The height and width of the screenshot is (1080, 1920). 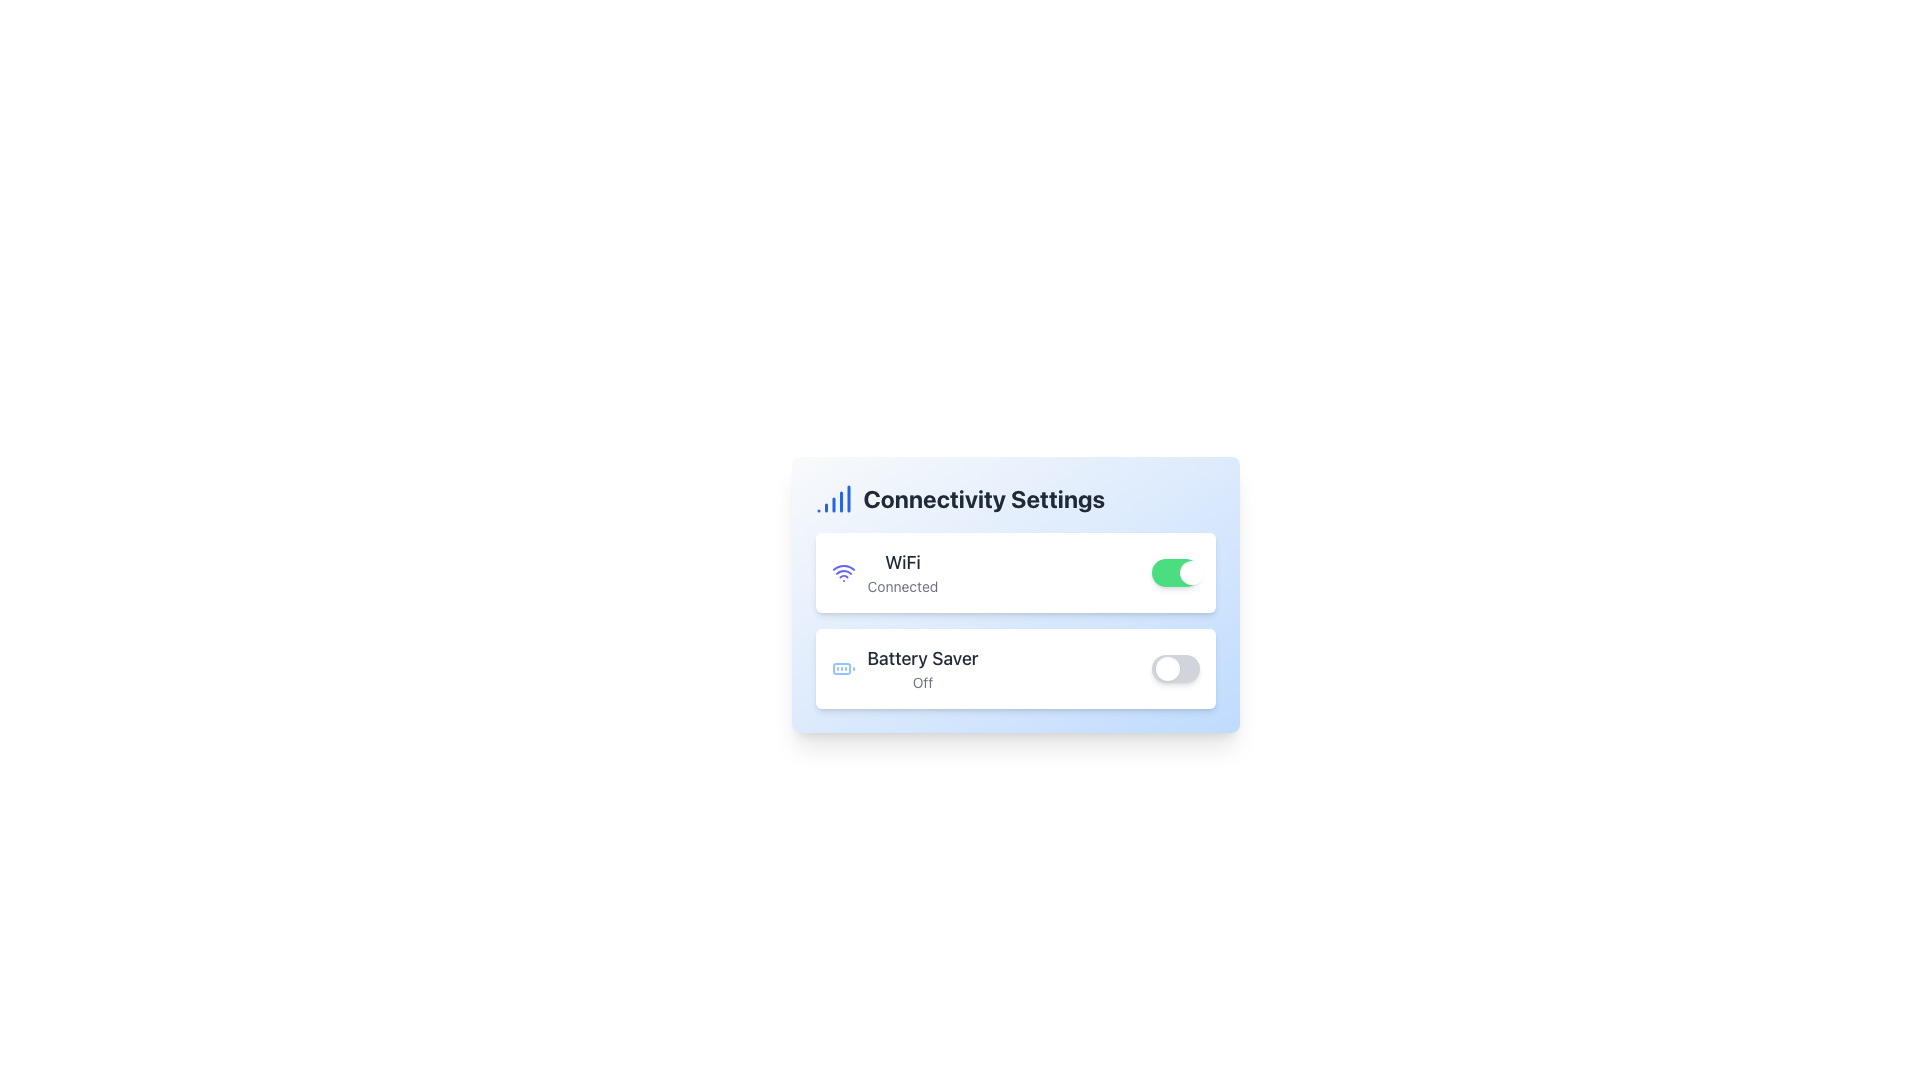 I want to click on the battery icon with a blue outline, located in the 'Battery Saver' section of the 'Connectivity Settings' card, to the left of the 'Battery Saver' text, so click(x=843, y=668).